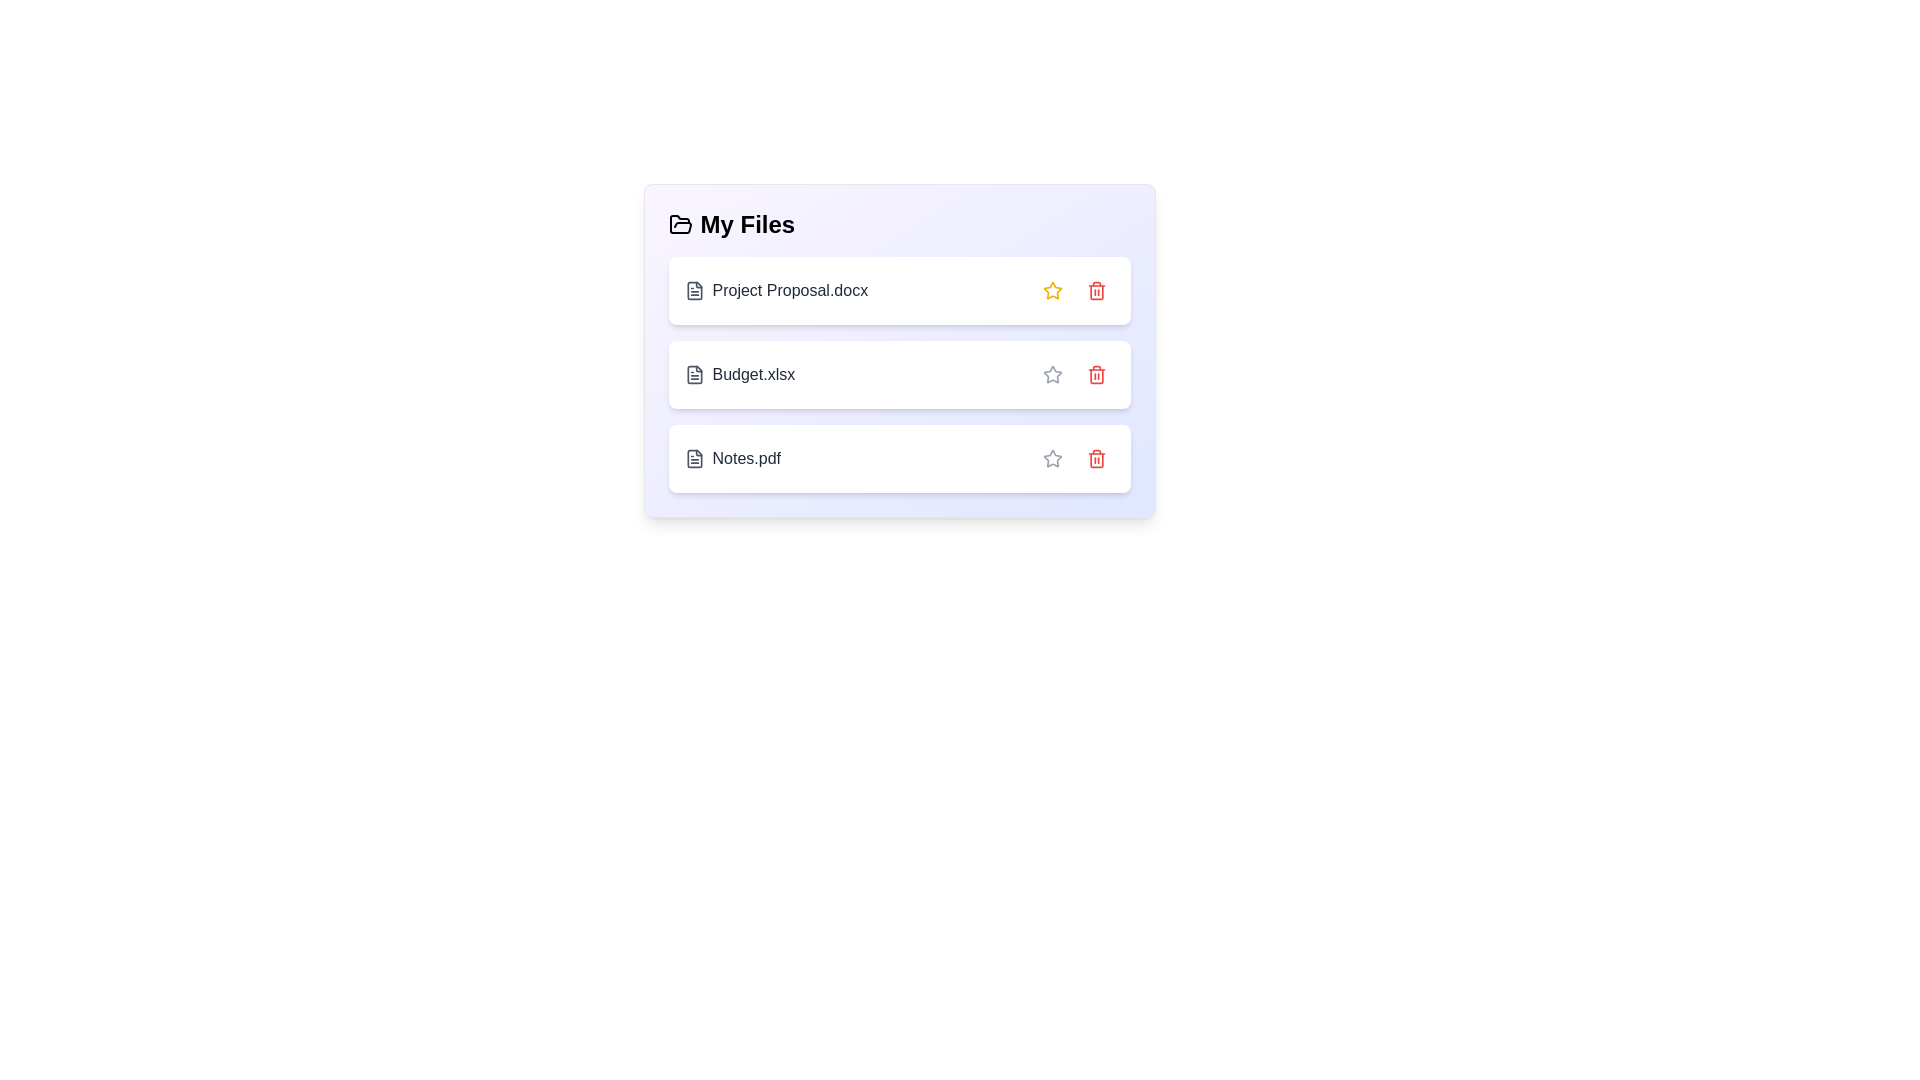 Image resolution: width=1920 pixels, height=1080 pixels. Describe the element at coordinates (1095, 459) in the screenshot. I see `trash icon for the file Notes.pdf to remove it from the list` at that location.